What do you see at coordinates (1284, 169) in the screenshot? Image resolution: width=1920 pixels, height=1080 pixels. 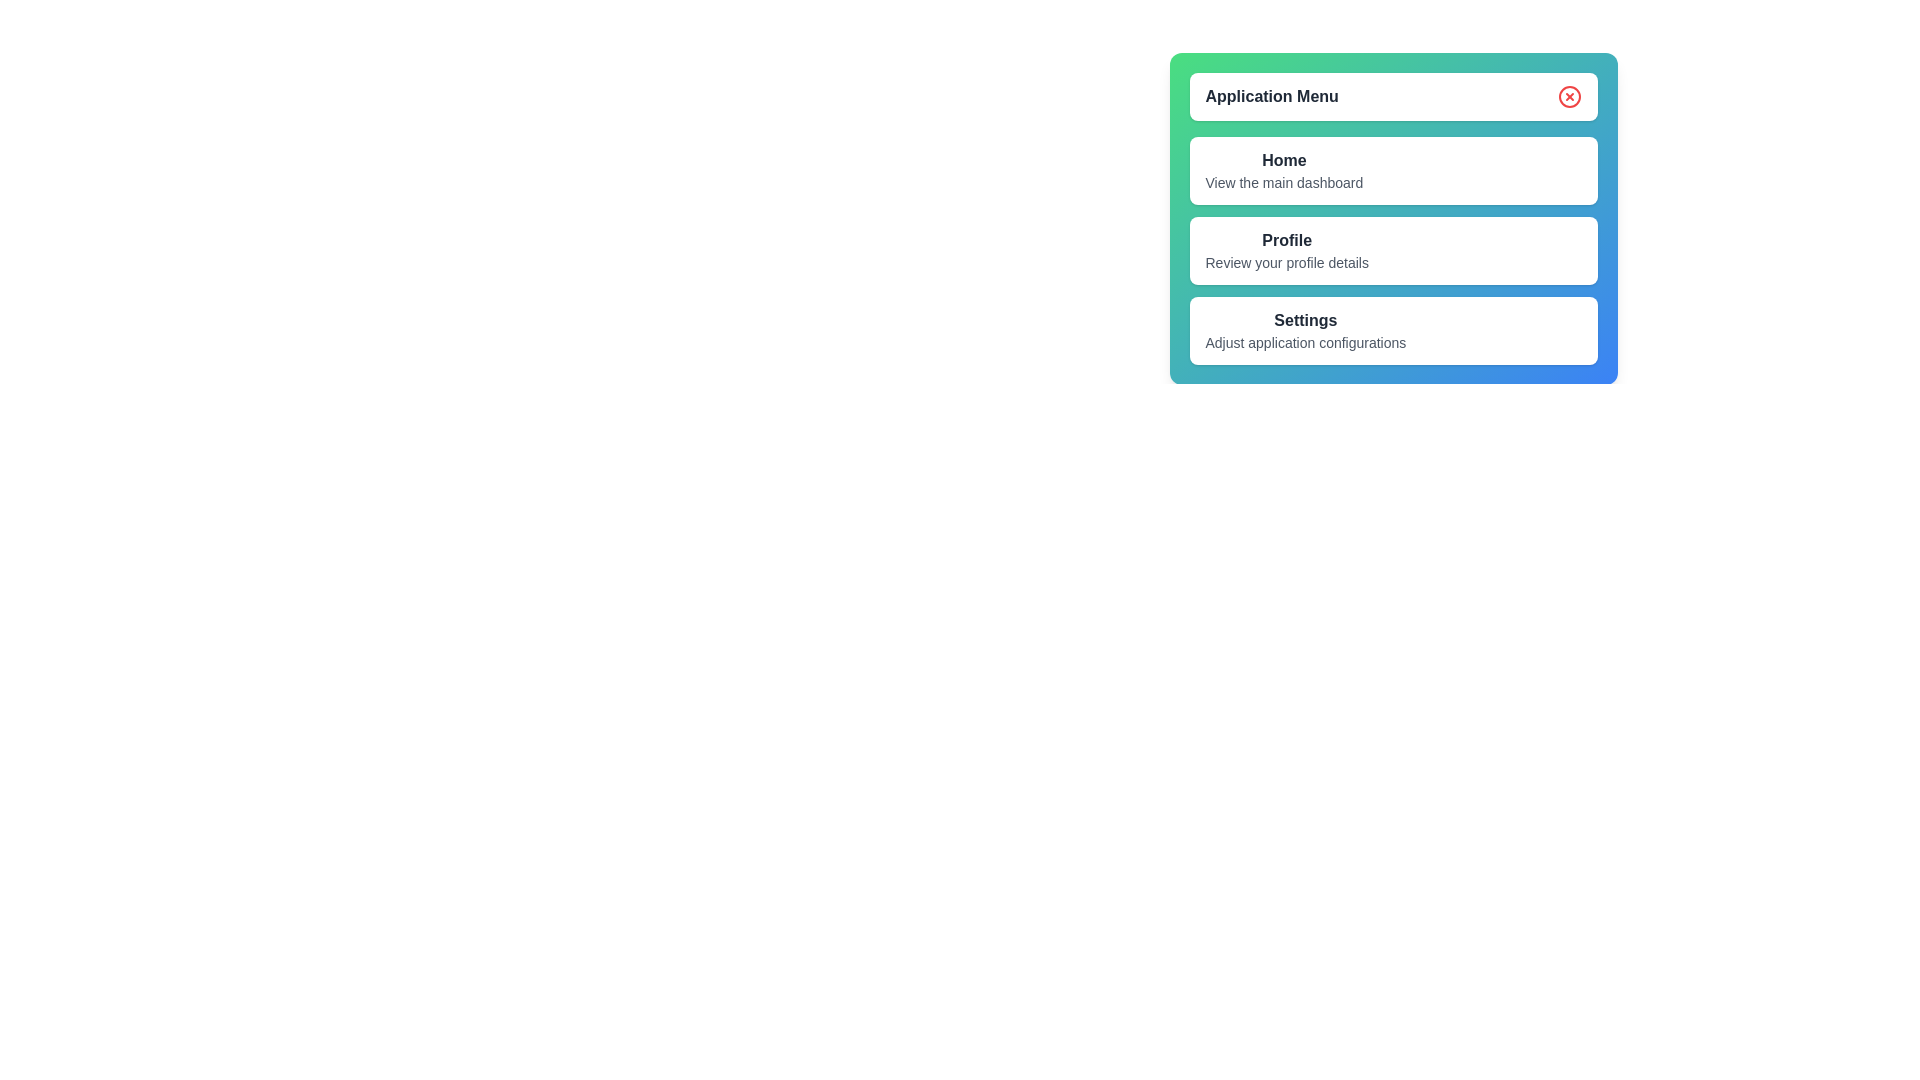 I see `the menu item Home to navigate to its section` at bounding box center [1284, 169].